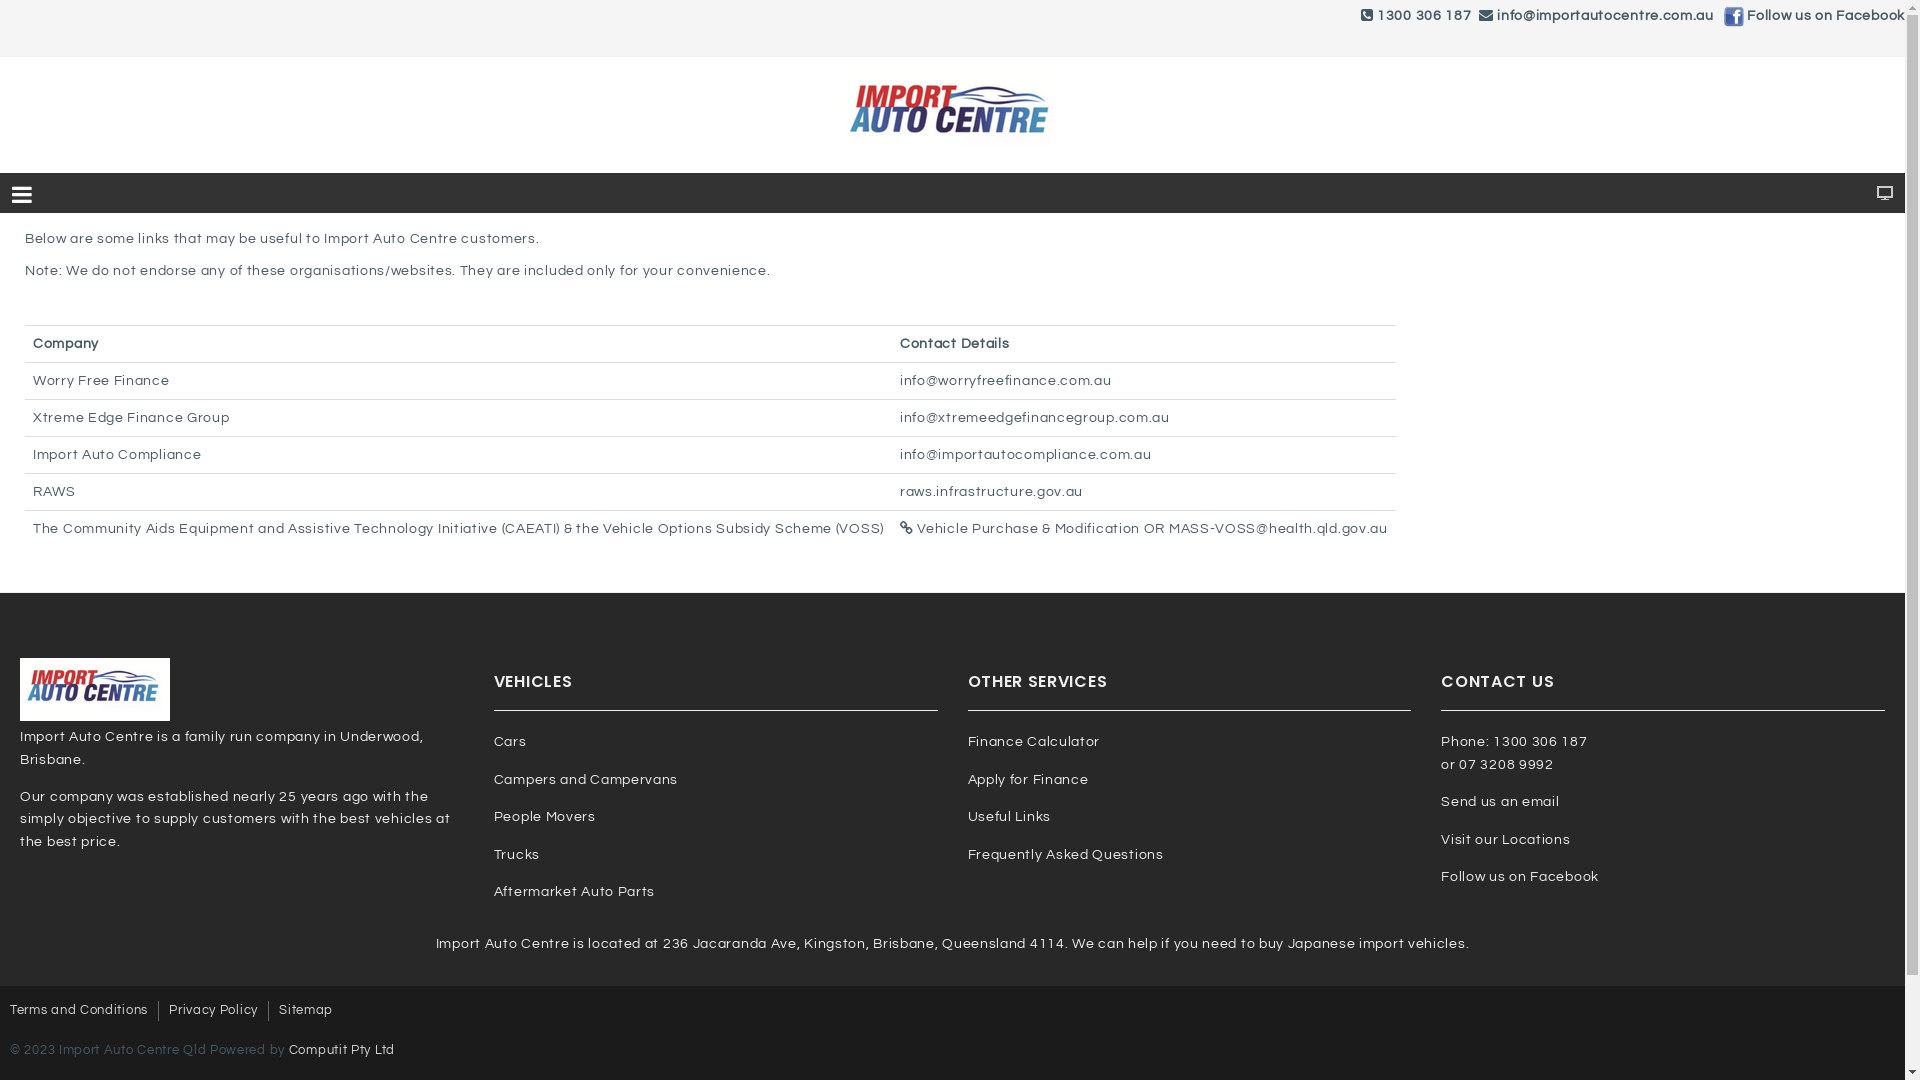  Describe the element at coordinates (1019, 527) in the screenshot. I see `'Vehicle Purchase & Modification'` at that location.